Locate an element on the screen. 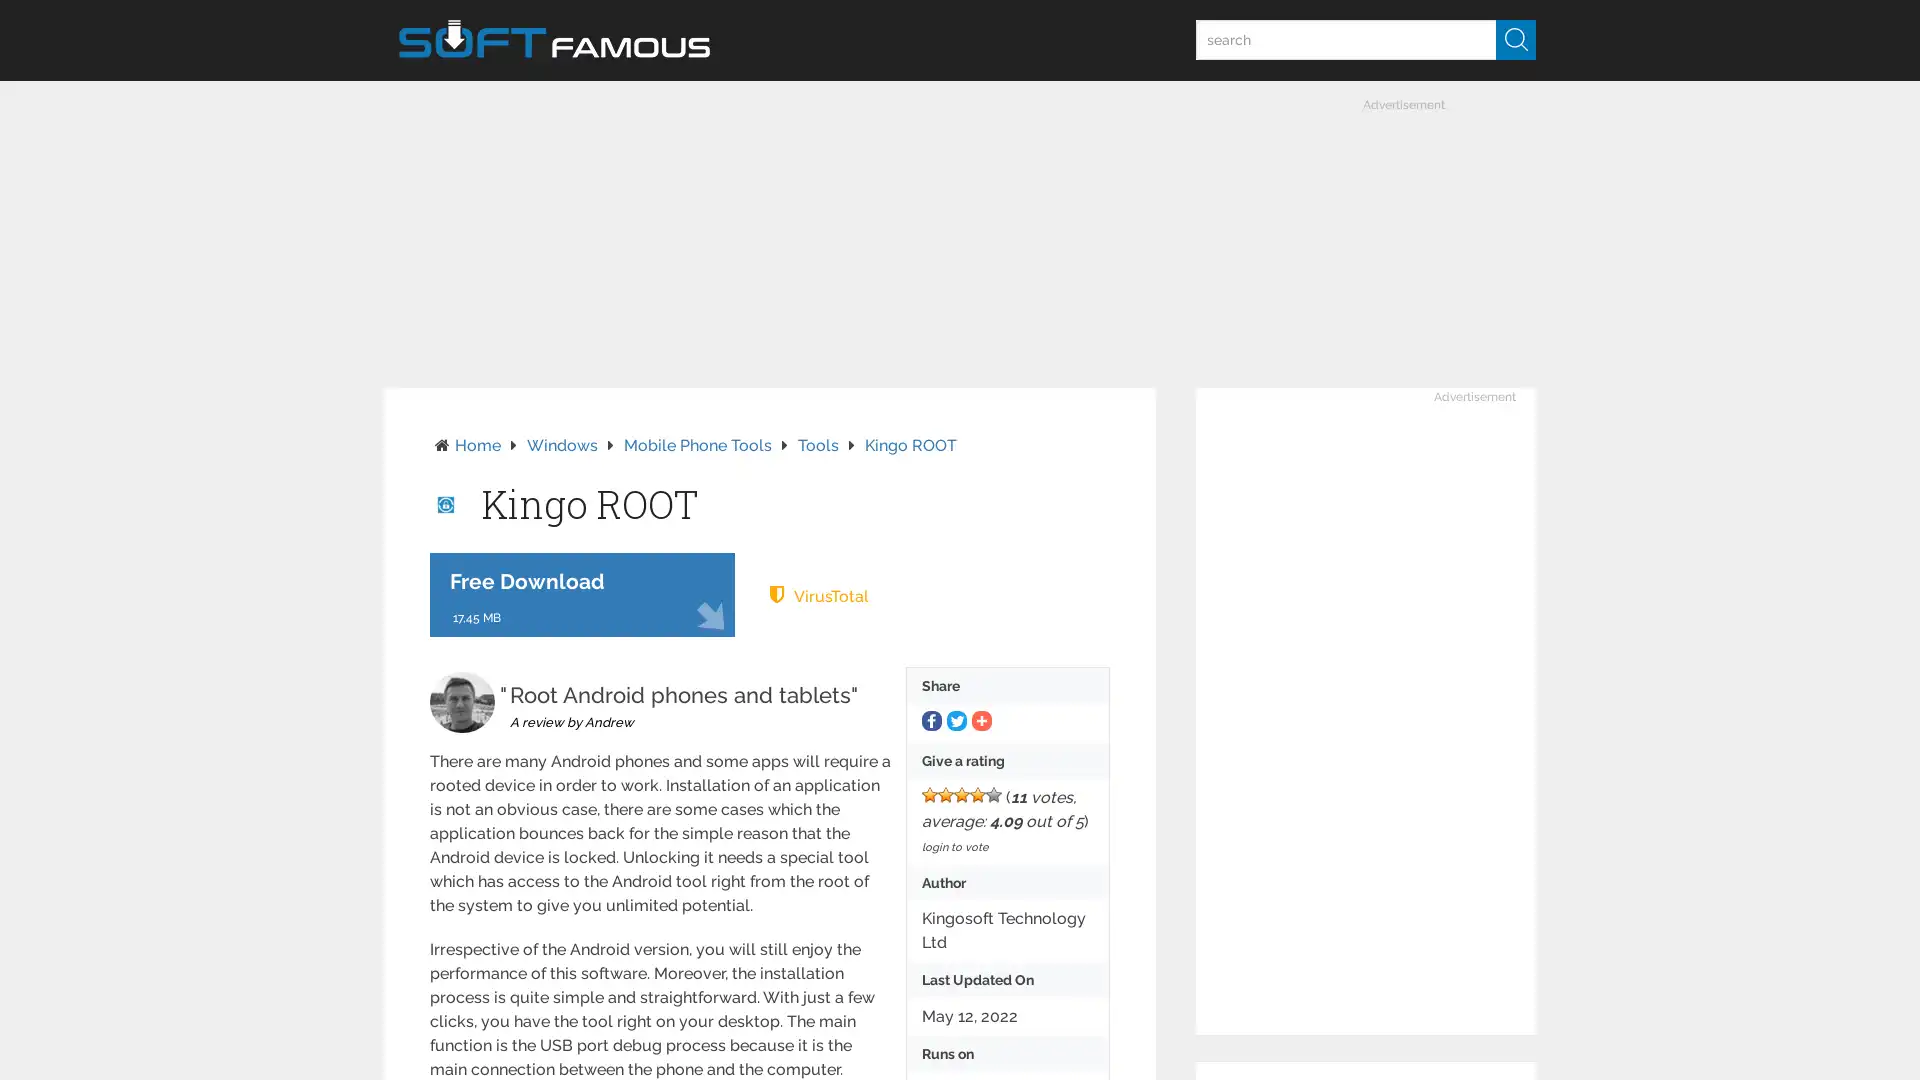 The image size is (1920, 1080). Share to More is located at coordinates (982, 720).